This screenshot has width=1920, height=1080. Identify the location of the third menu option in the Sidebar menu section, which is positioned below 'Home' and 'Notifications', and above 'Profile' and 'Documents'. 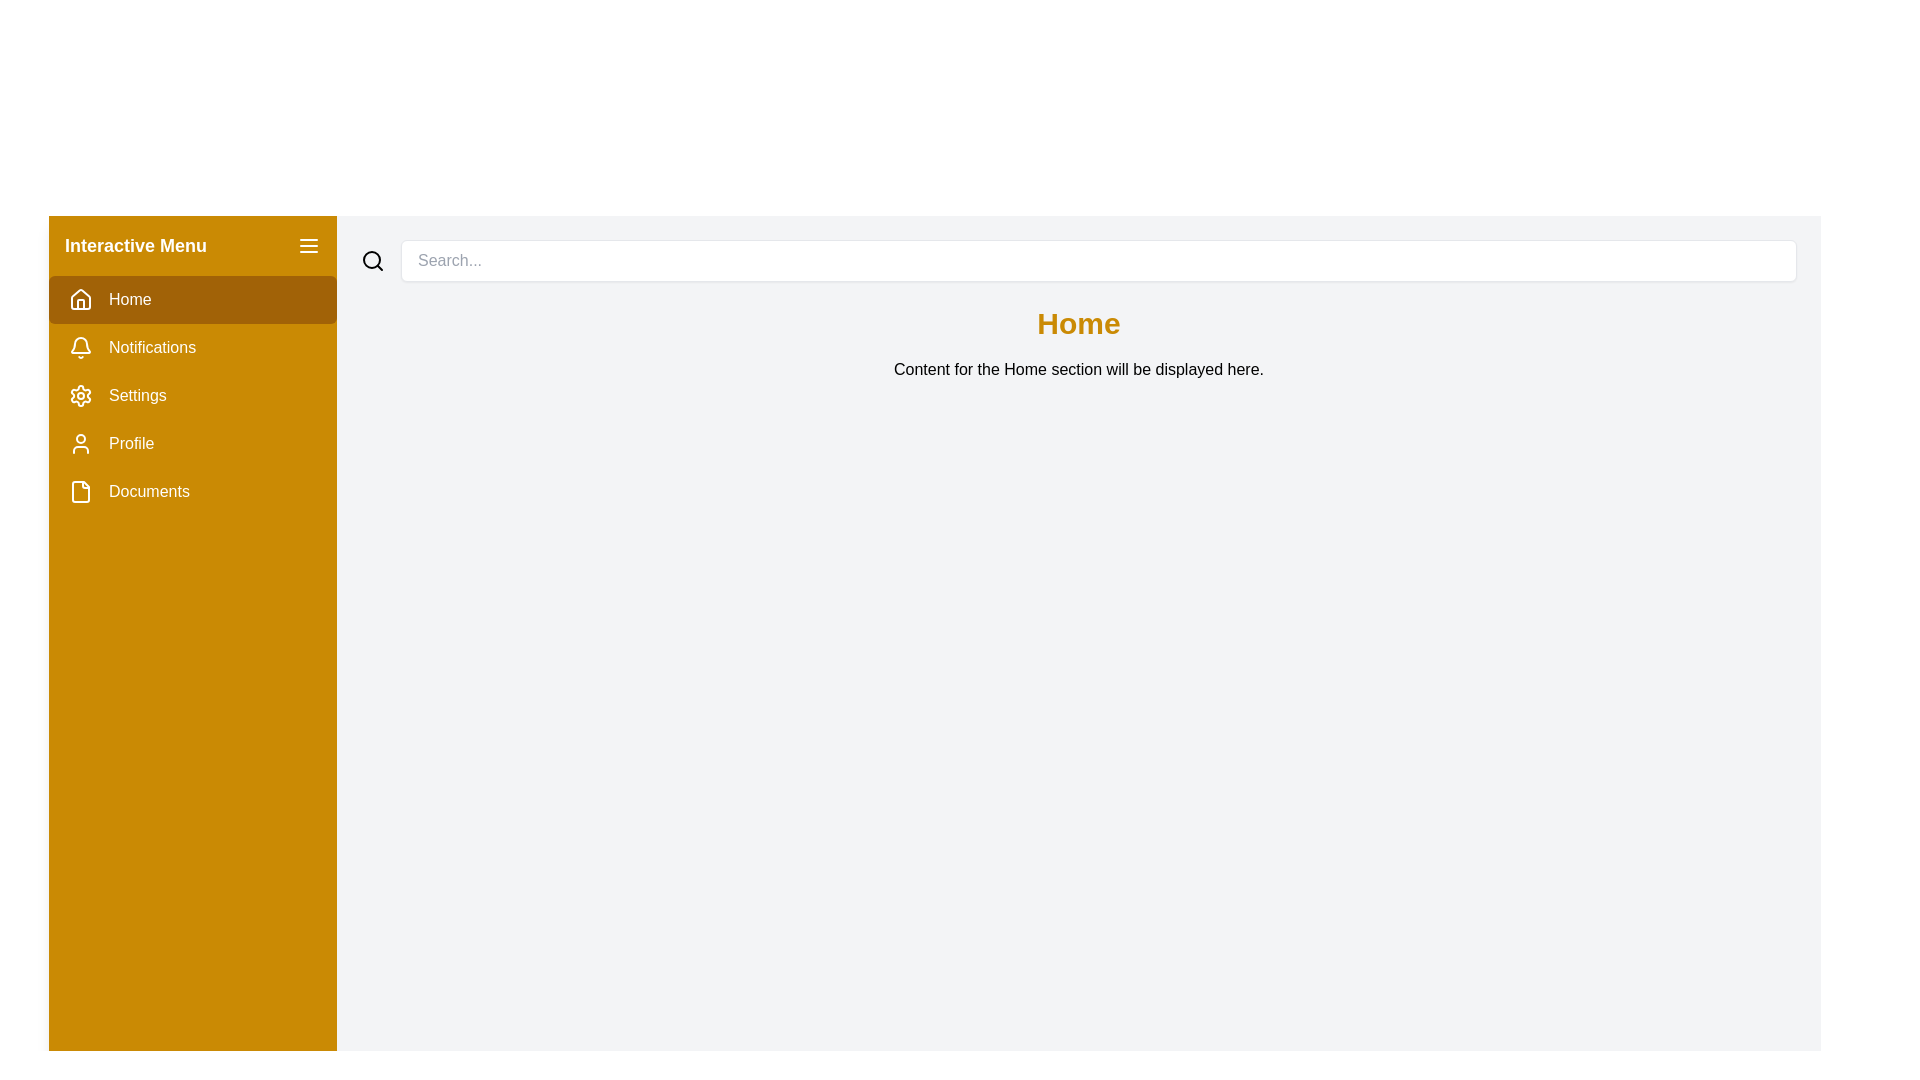
(192, 396).